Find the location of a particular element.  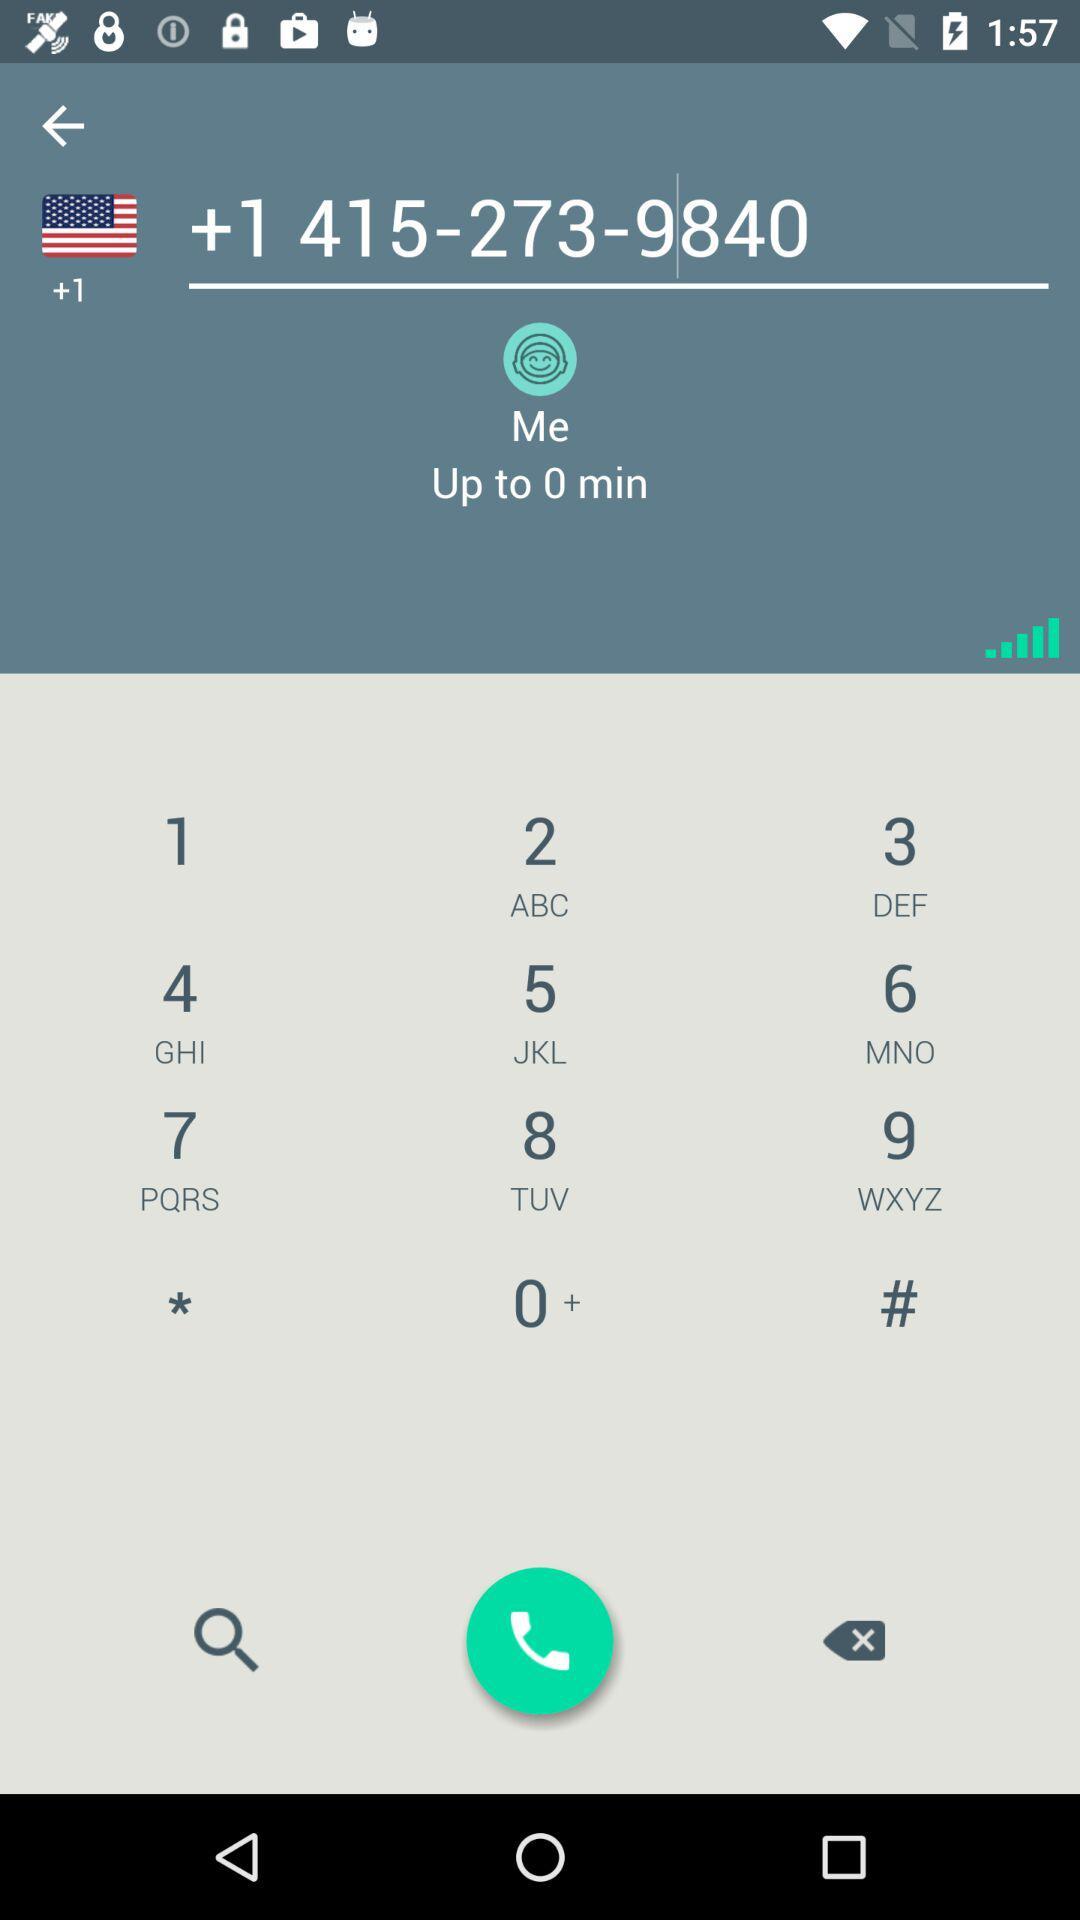

country is located at coordinates (88, 225).